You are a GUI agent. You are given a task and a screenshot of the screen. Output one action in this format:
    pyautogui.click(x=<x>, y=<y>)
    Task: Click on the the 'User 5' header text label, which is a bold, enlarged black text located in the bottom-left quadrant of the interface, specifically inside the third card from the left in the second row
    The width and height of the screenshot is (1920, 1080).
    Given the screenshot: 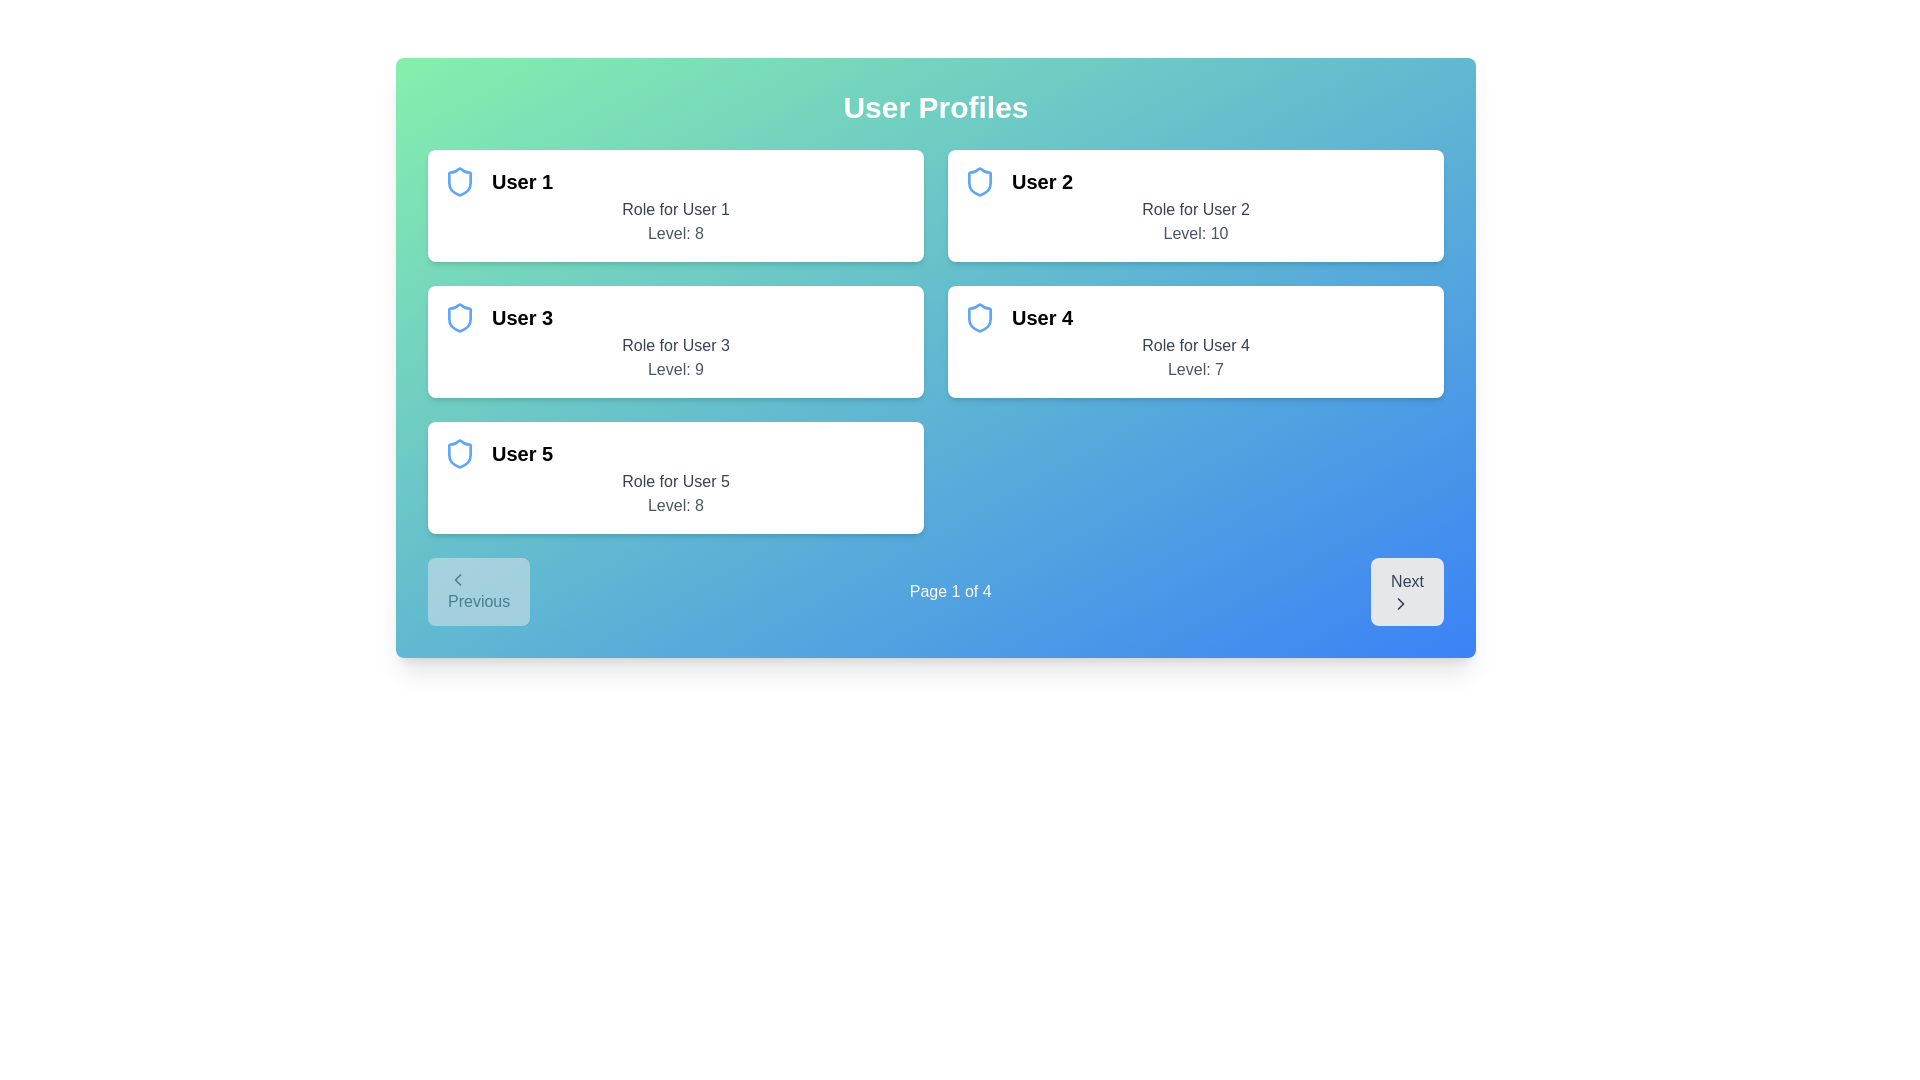 What is the action you would take?
    pyautogui.click(x=522, y=454)
    